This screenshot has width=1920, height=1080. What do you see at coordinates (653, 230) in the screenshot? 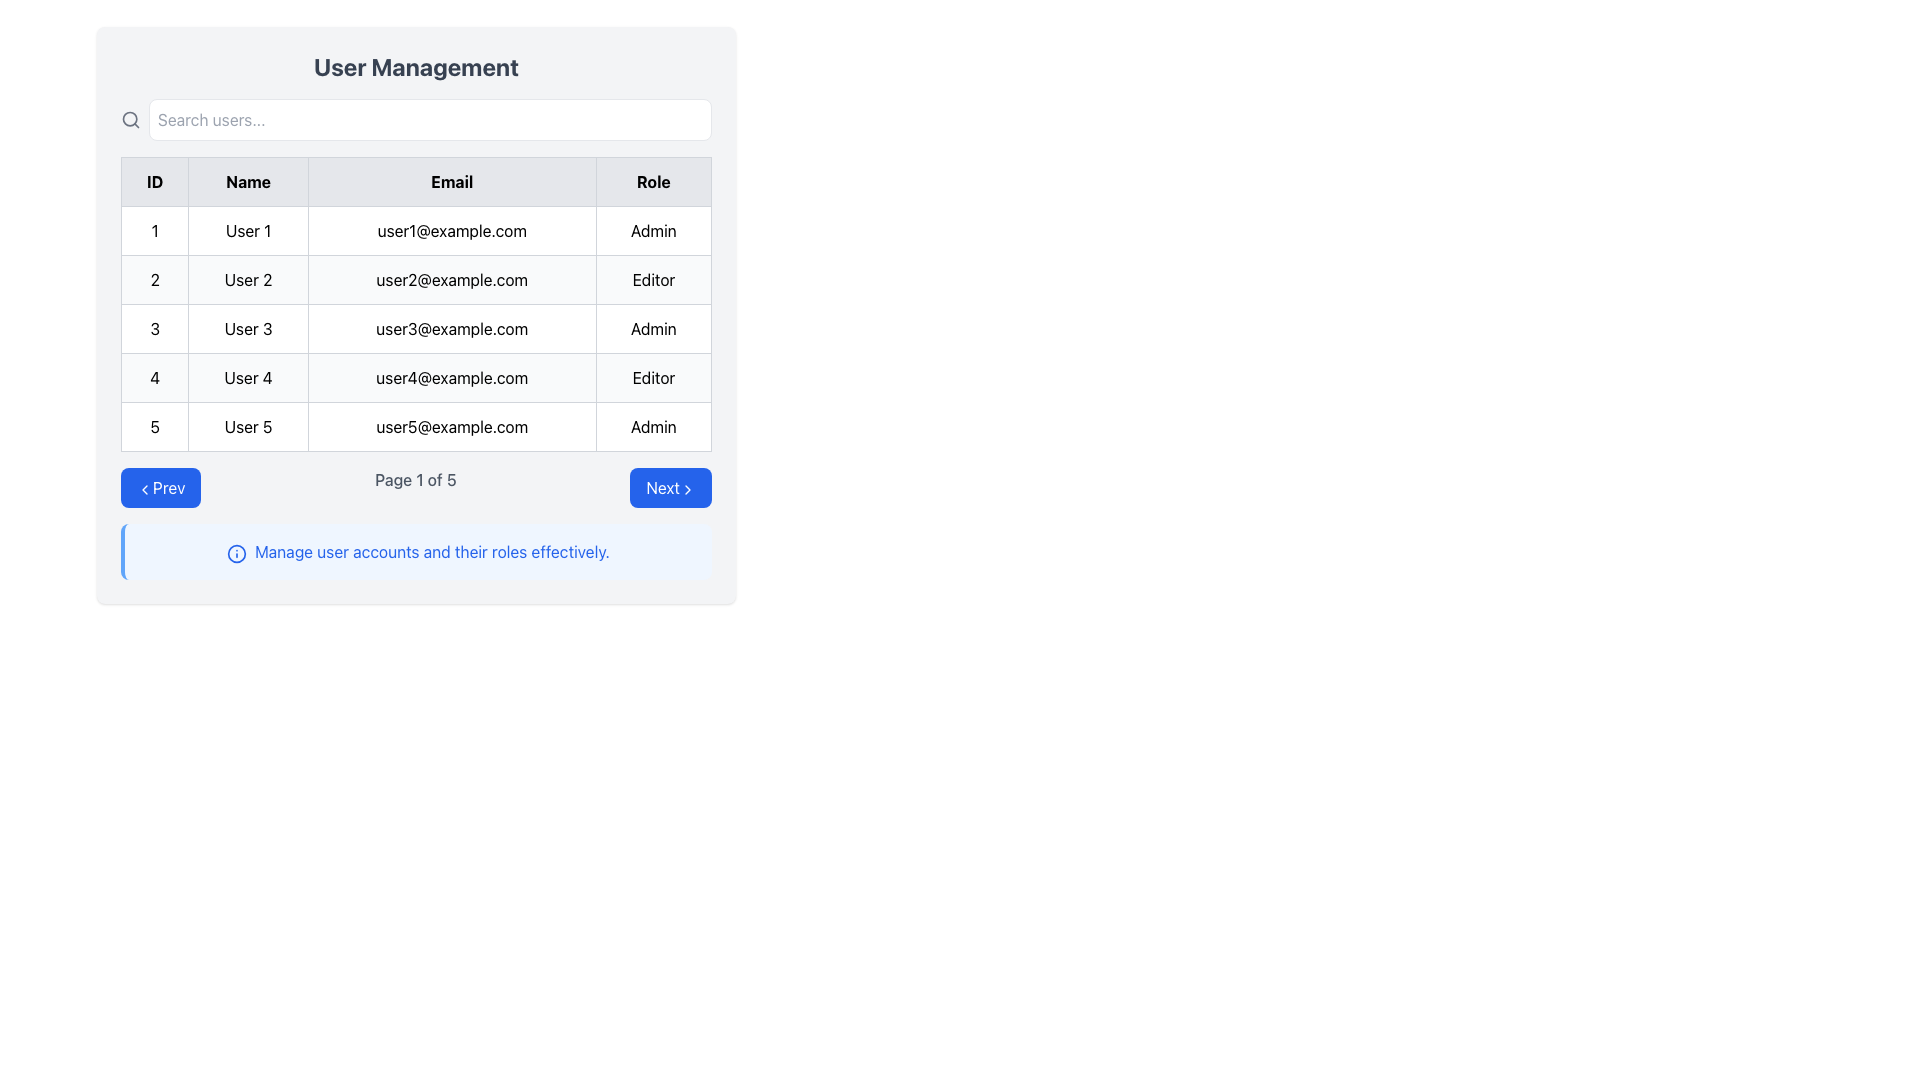
I see `the Text Display element containing the text 'Admin' in the 'Role' column of the user management table` at bounding box center [653, 230].